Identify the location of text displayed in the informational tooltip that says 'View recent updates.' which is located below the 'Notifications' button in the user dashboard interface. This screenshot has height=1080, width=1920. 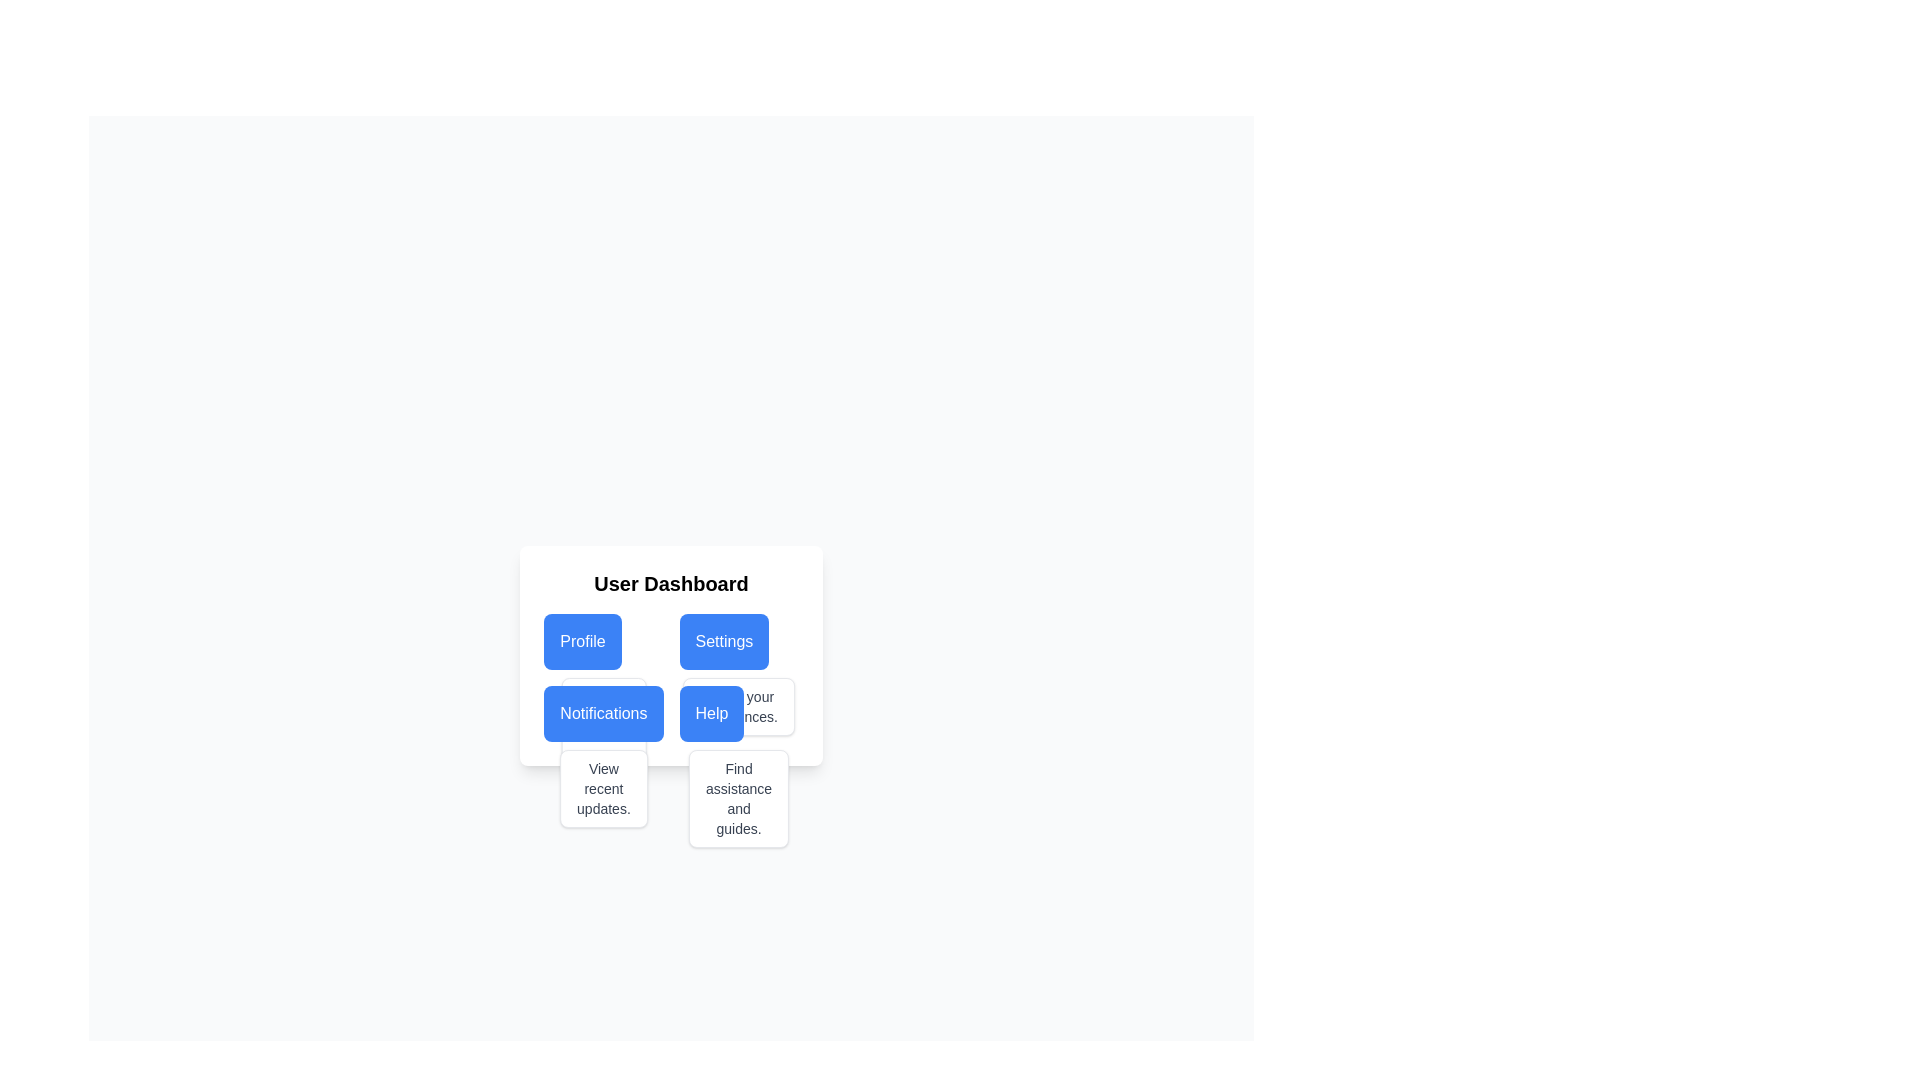
(602, 788).